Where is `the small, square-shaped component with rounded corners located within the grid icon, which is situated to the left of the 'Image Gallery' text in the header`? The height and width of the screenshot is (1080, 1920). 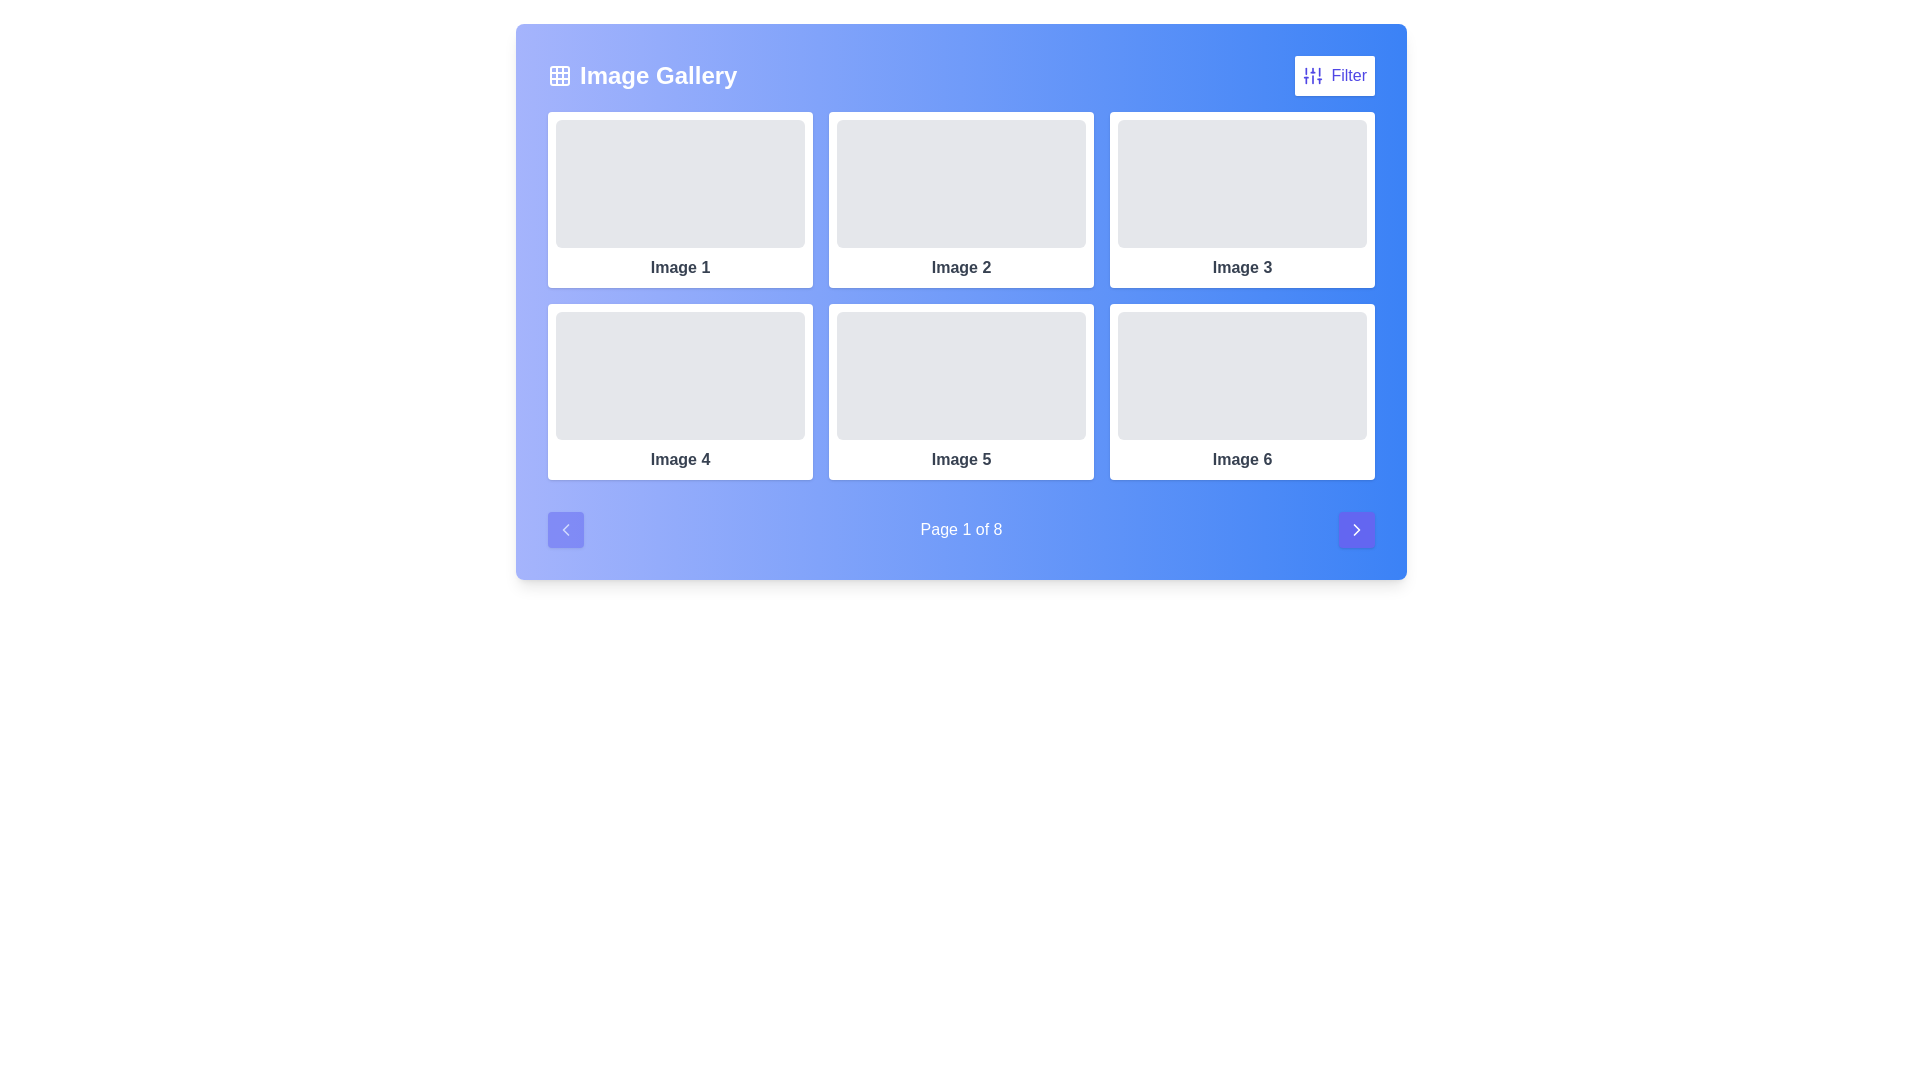
the small, square-shaped component with rounded corners located within the grid icon, which is situated to the left of the 'Image Gallery' text in the header is located at coordinates (560, 75).